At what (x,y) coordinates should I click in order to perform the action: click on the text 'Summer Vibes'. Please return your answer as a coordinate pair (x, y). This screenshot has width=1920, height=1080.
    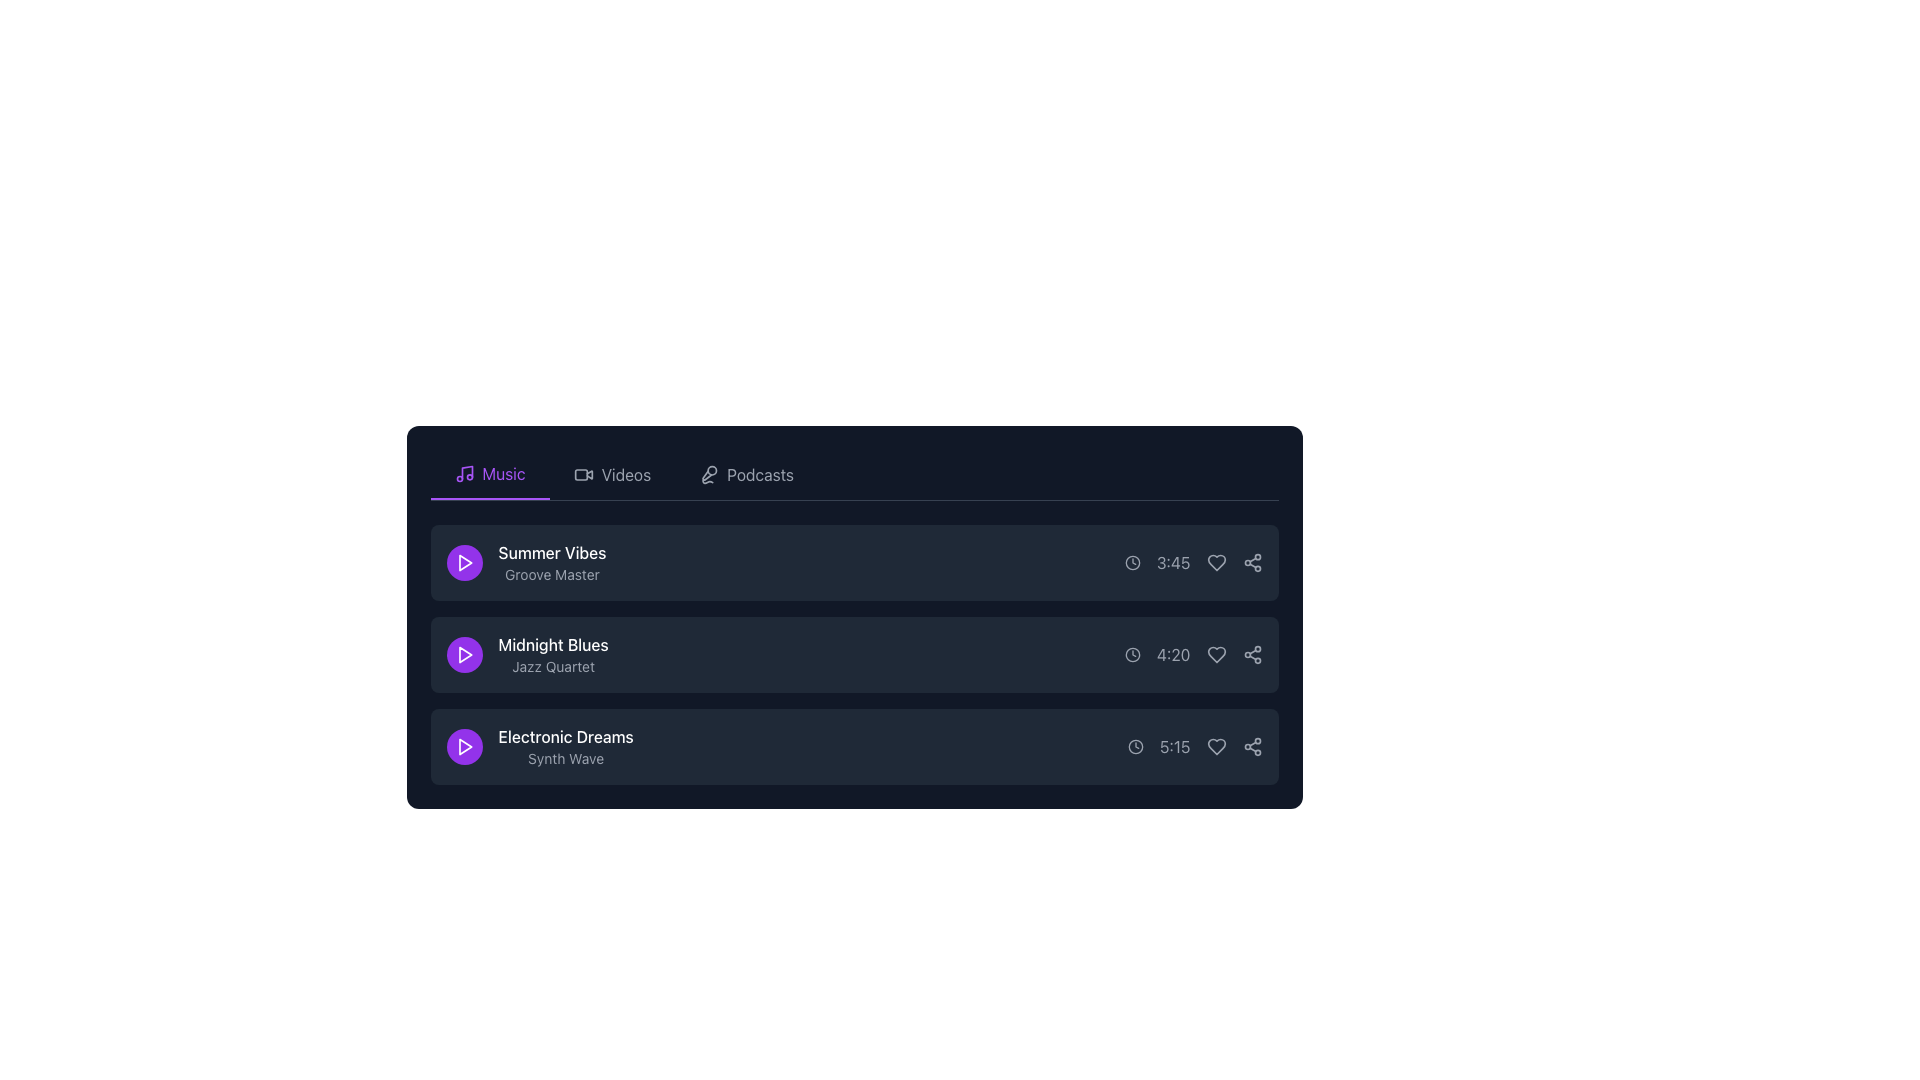
    Looking at the image, I should click on (526, 563).